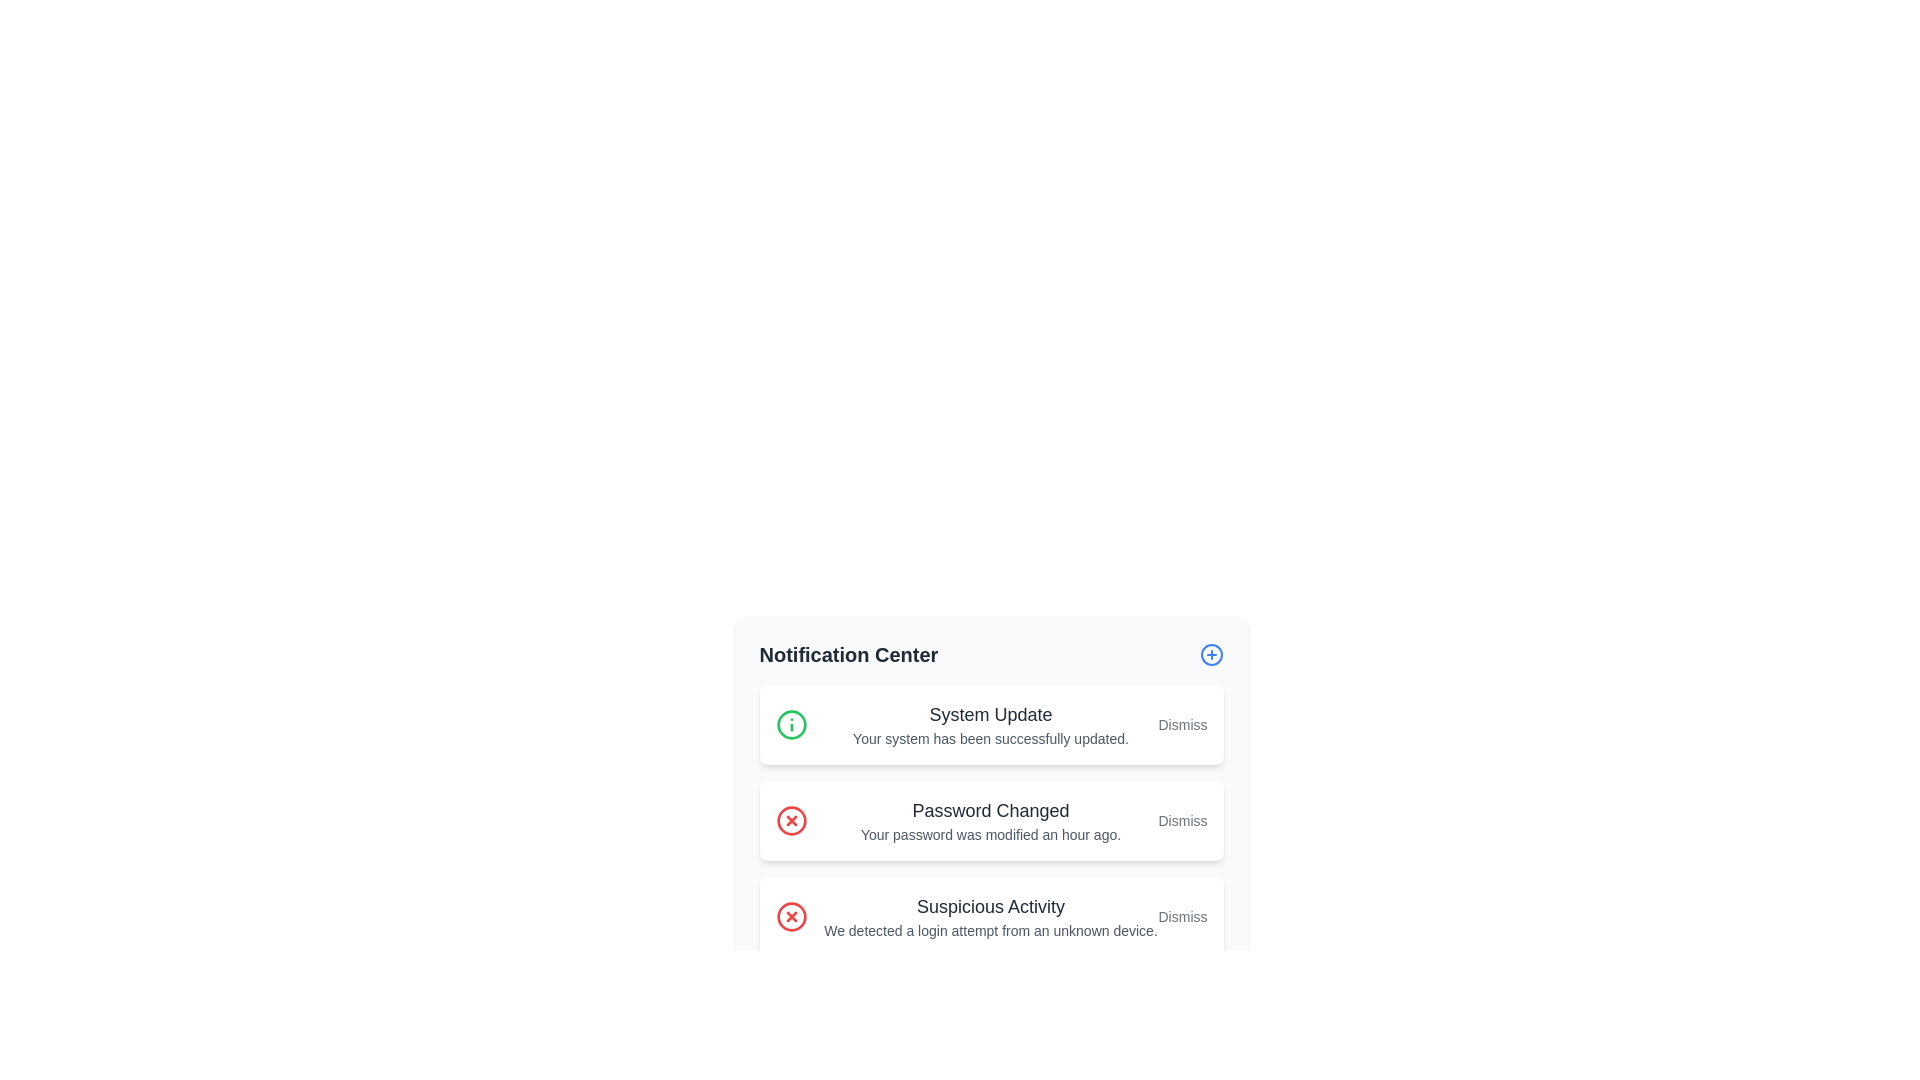 The width and height of the screenshot is (1920, 1080). Describe the element at coordinates (990, 930) in the screenshot. I see `static text message 'We detected a login attempt from an unknown device.' which is the second line within the 'Suspicious Activity' notification card` at that location.